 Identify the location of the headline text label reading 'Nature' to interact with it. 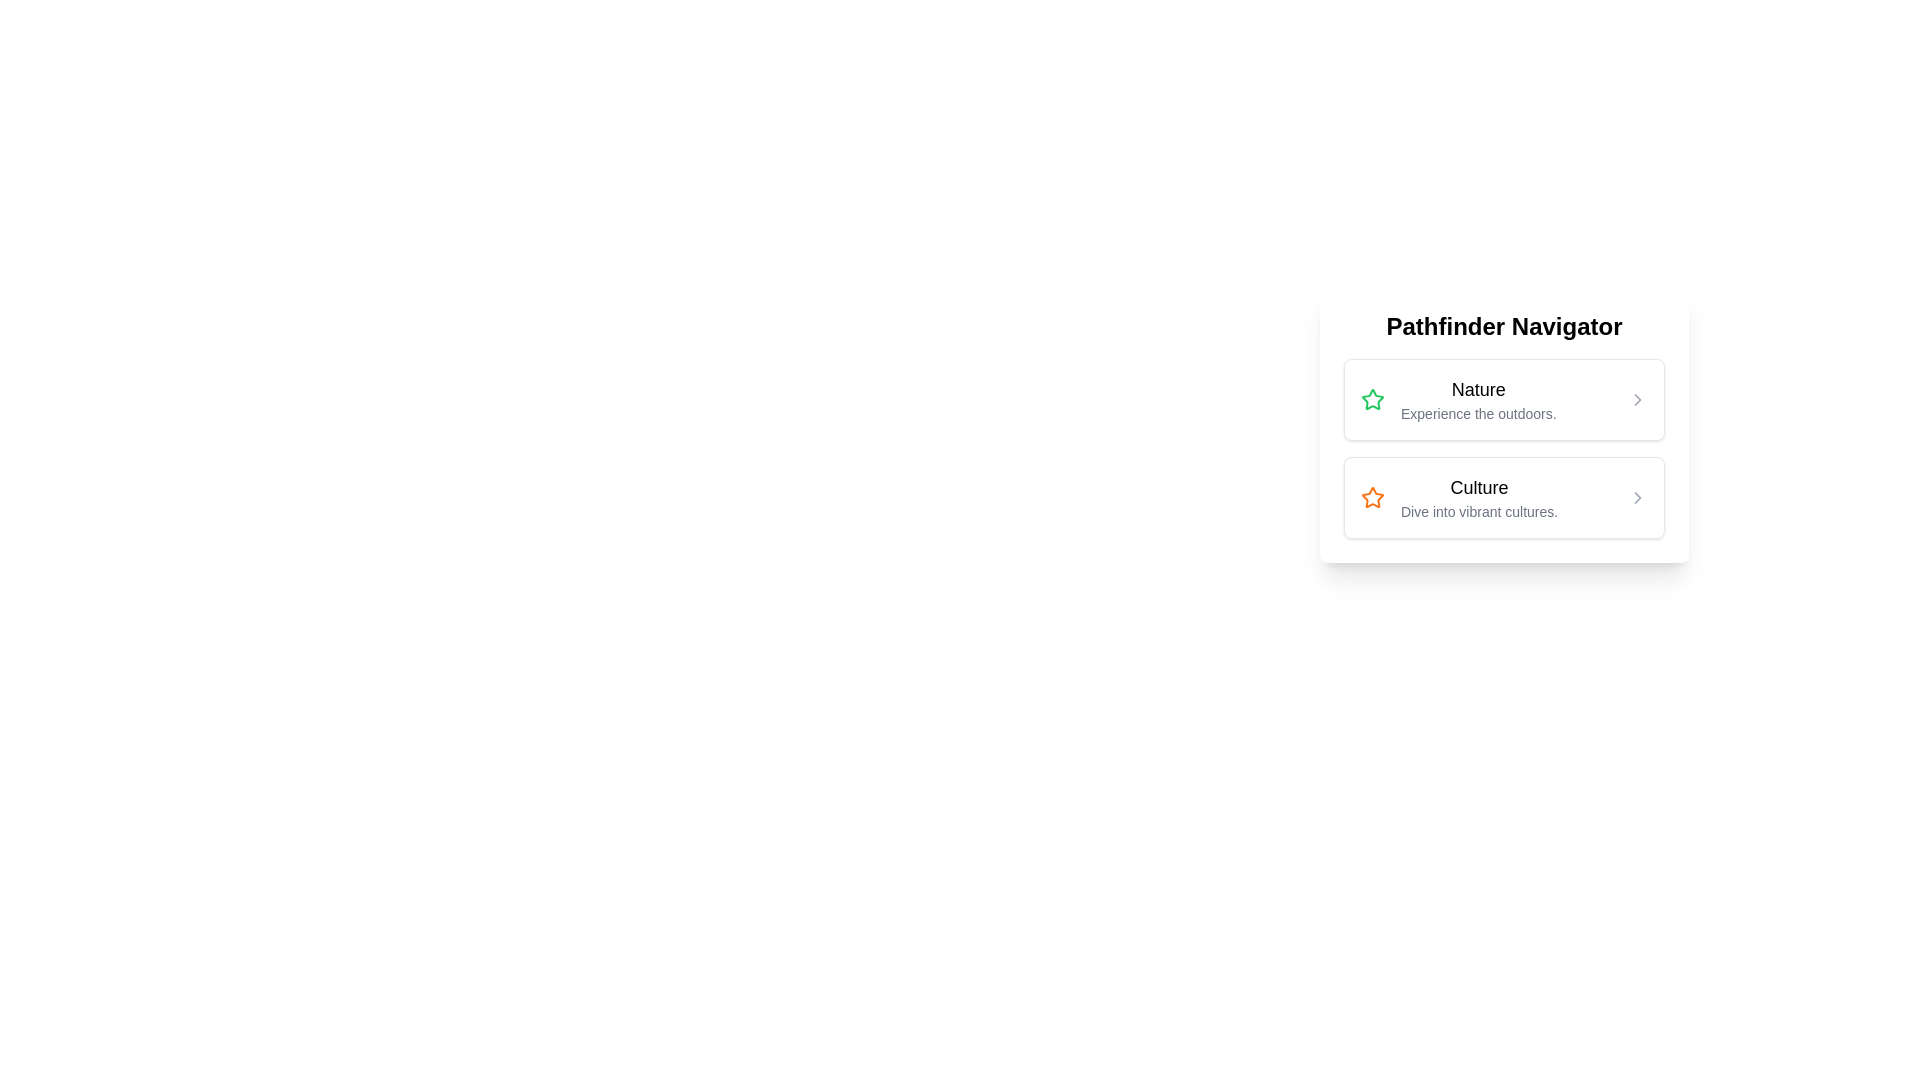
(1478, 389).